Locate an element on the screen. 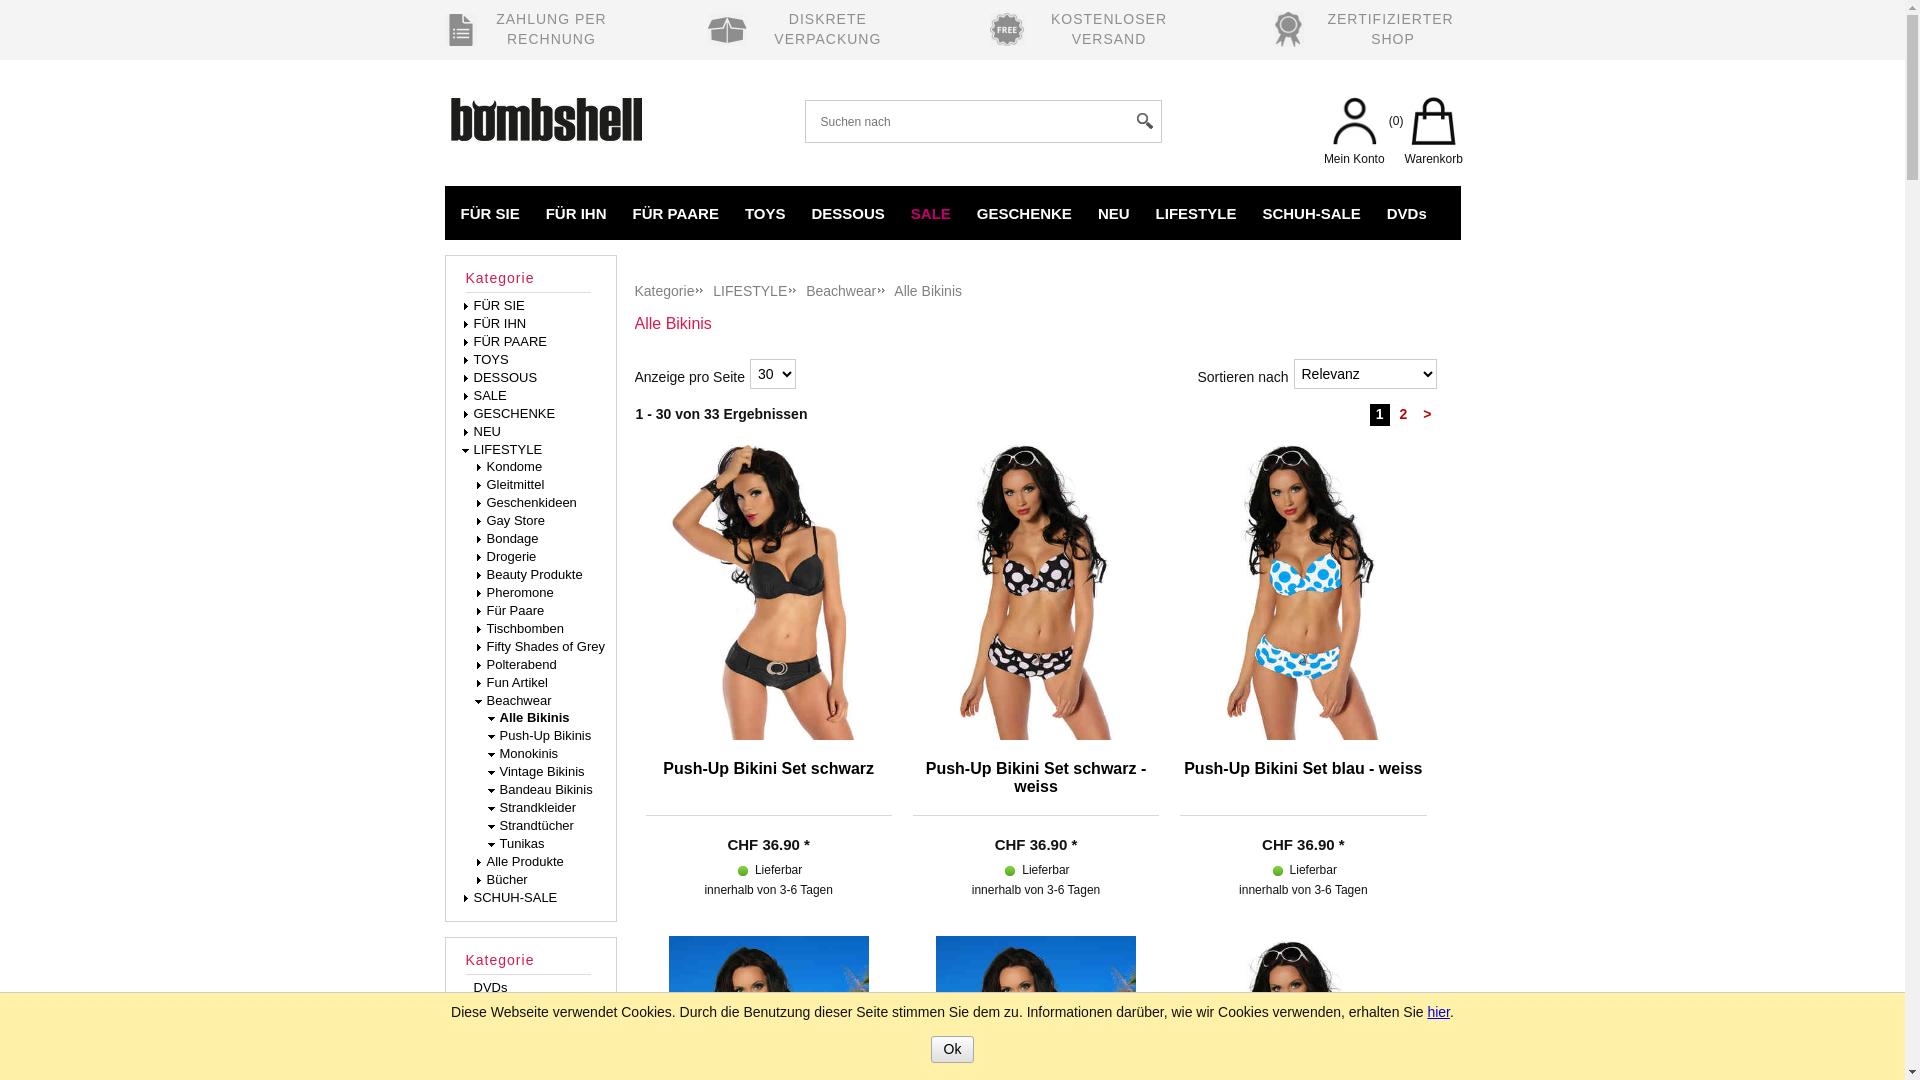 The width and height of the screenshot is (1920, 1080). ' Beauty Produkte' is located at coordinates (534, 574).